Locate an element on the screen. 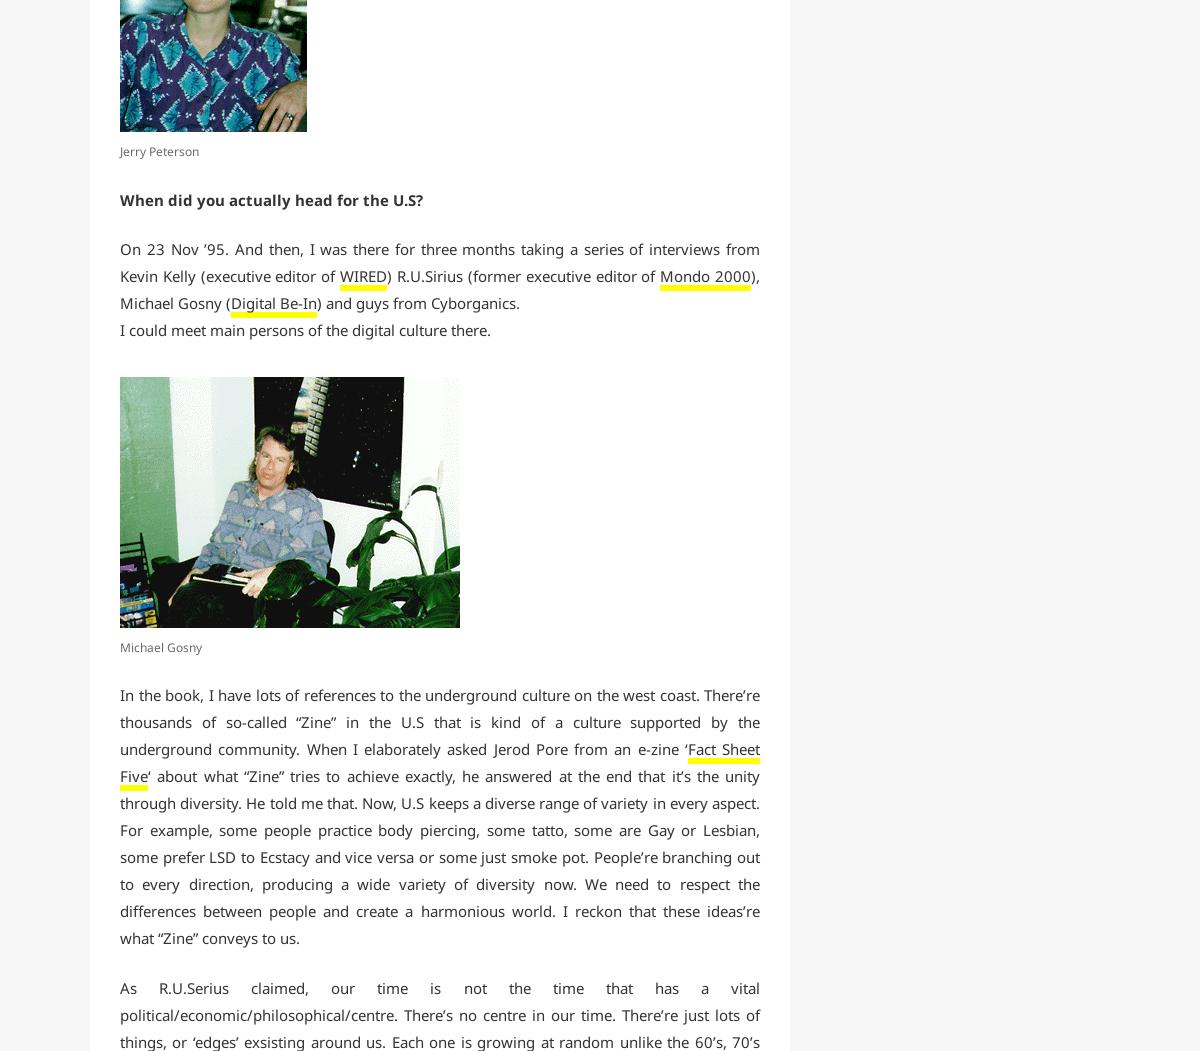 This screenshot has height=1051, width=1200. 'Mondo 2000' is located at coordinates (705, 275).